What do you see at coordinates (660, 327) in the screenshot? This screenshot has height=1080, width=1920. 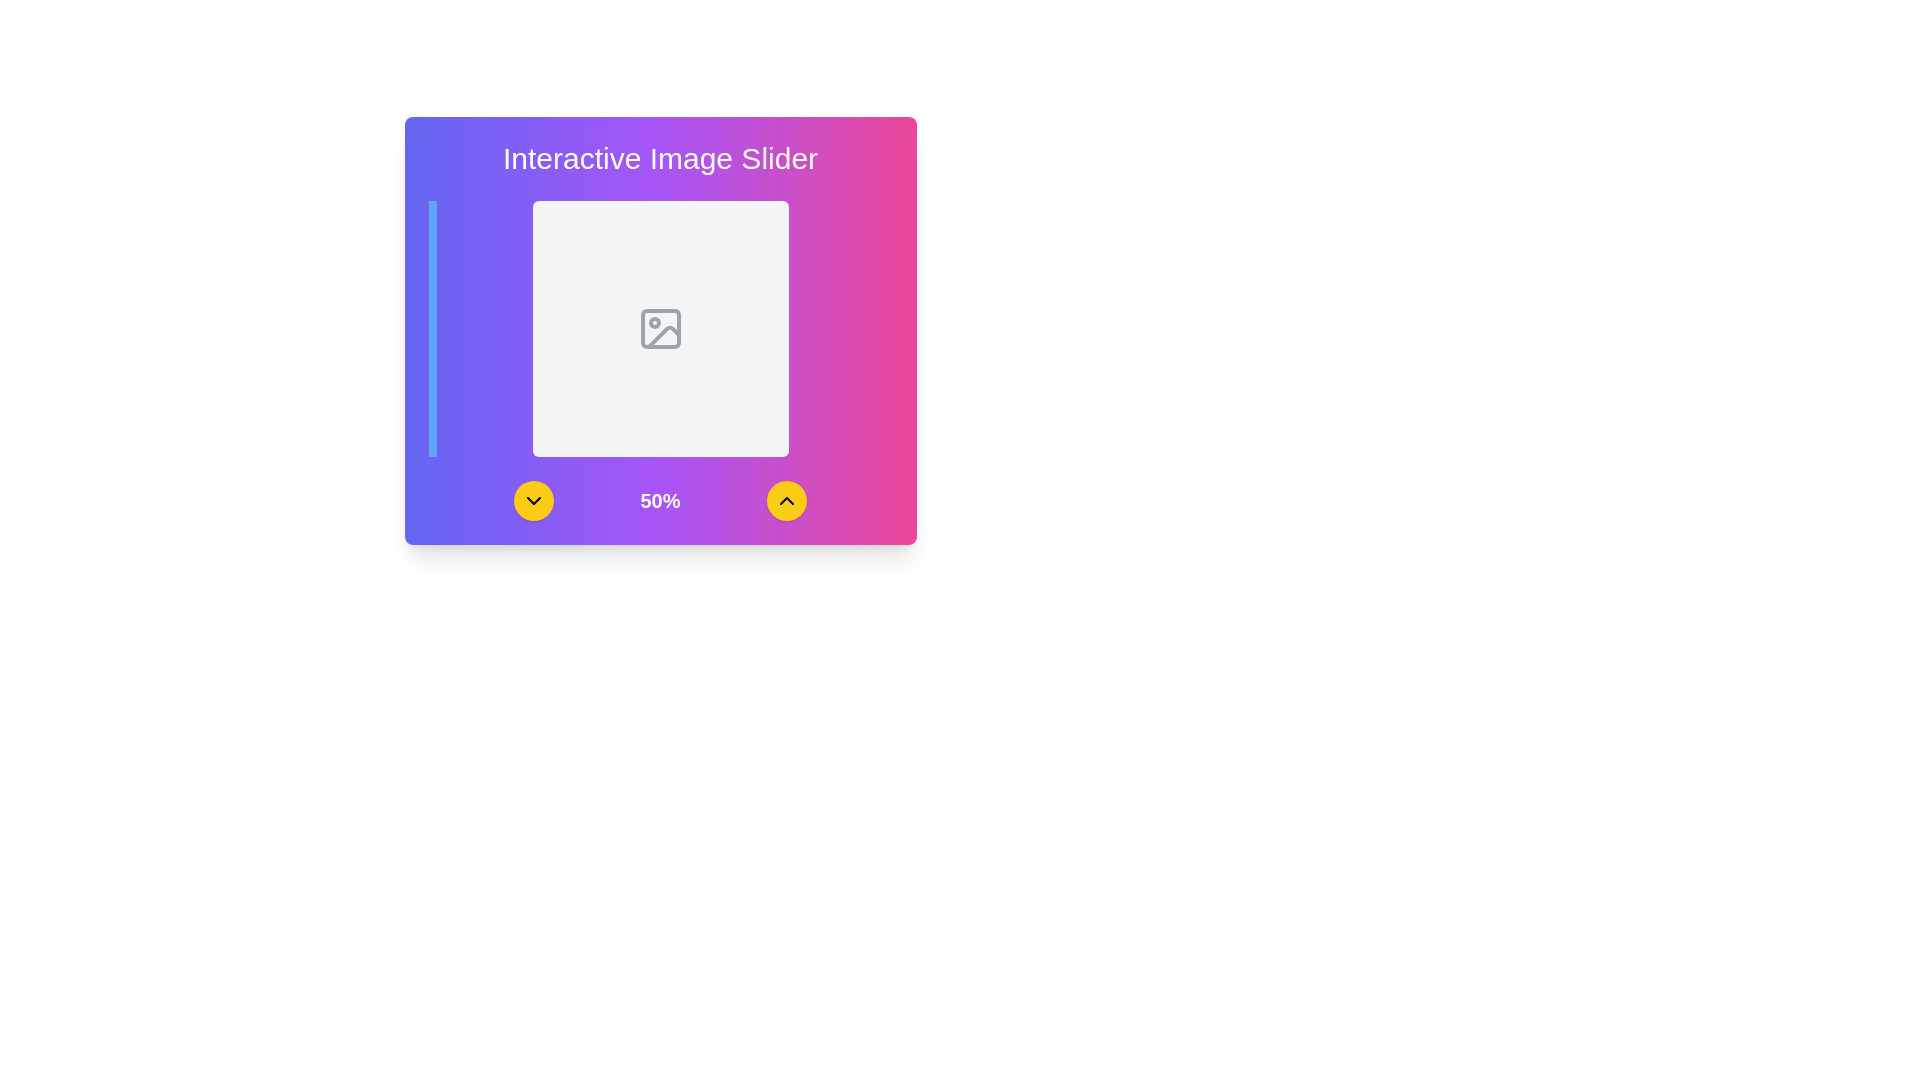 I see `the image placeholder icon located centrally within a gray square area in the middle of the pink and purple rectangular section` at bounding box center [660, 327].